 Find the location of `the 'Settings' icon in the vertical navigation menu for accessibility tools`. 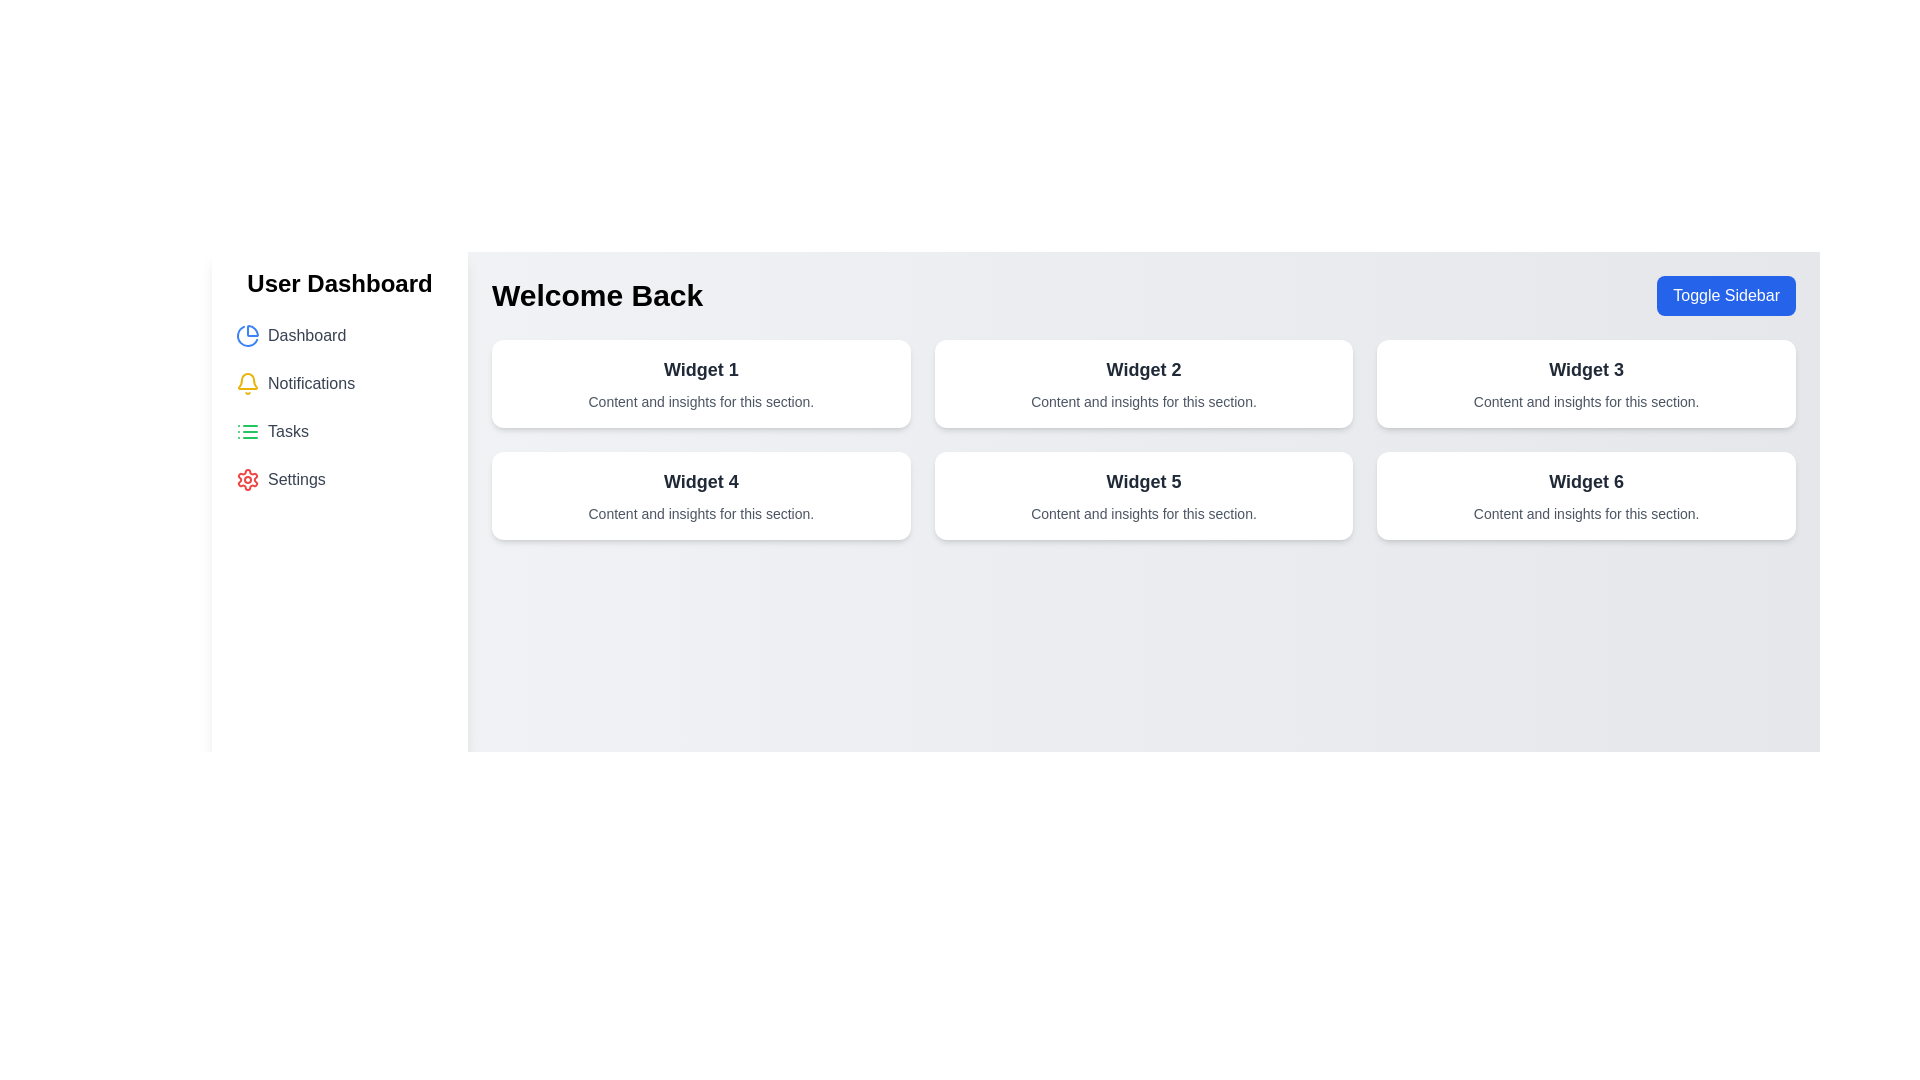

the 'Settings' icon in the vertical navigation menu for accessibility tools is located at coordinates (247, 479).